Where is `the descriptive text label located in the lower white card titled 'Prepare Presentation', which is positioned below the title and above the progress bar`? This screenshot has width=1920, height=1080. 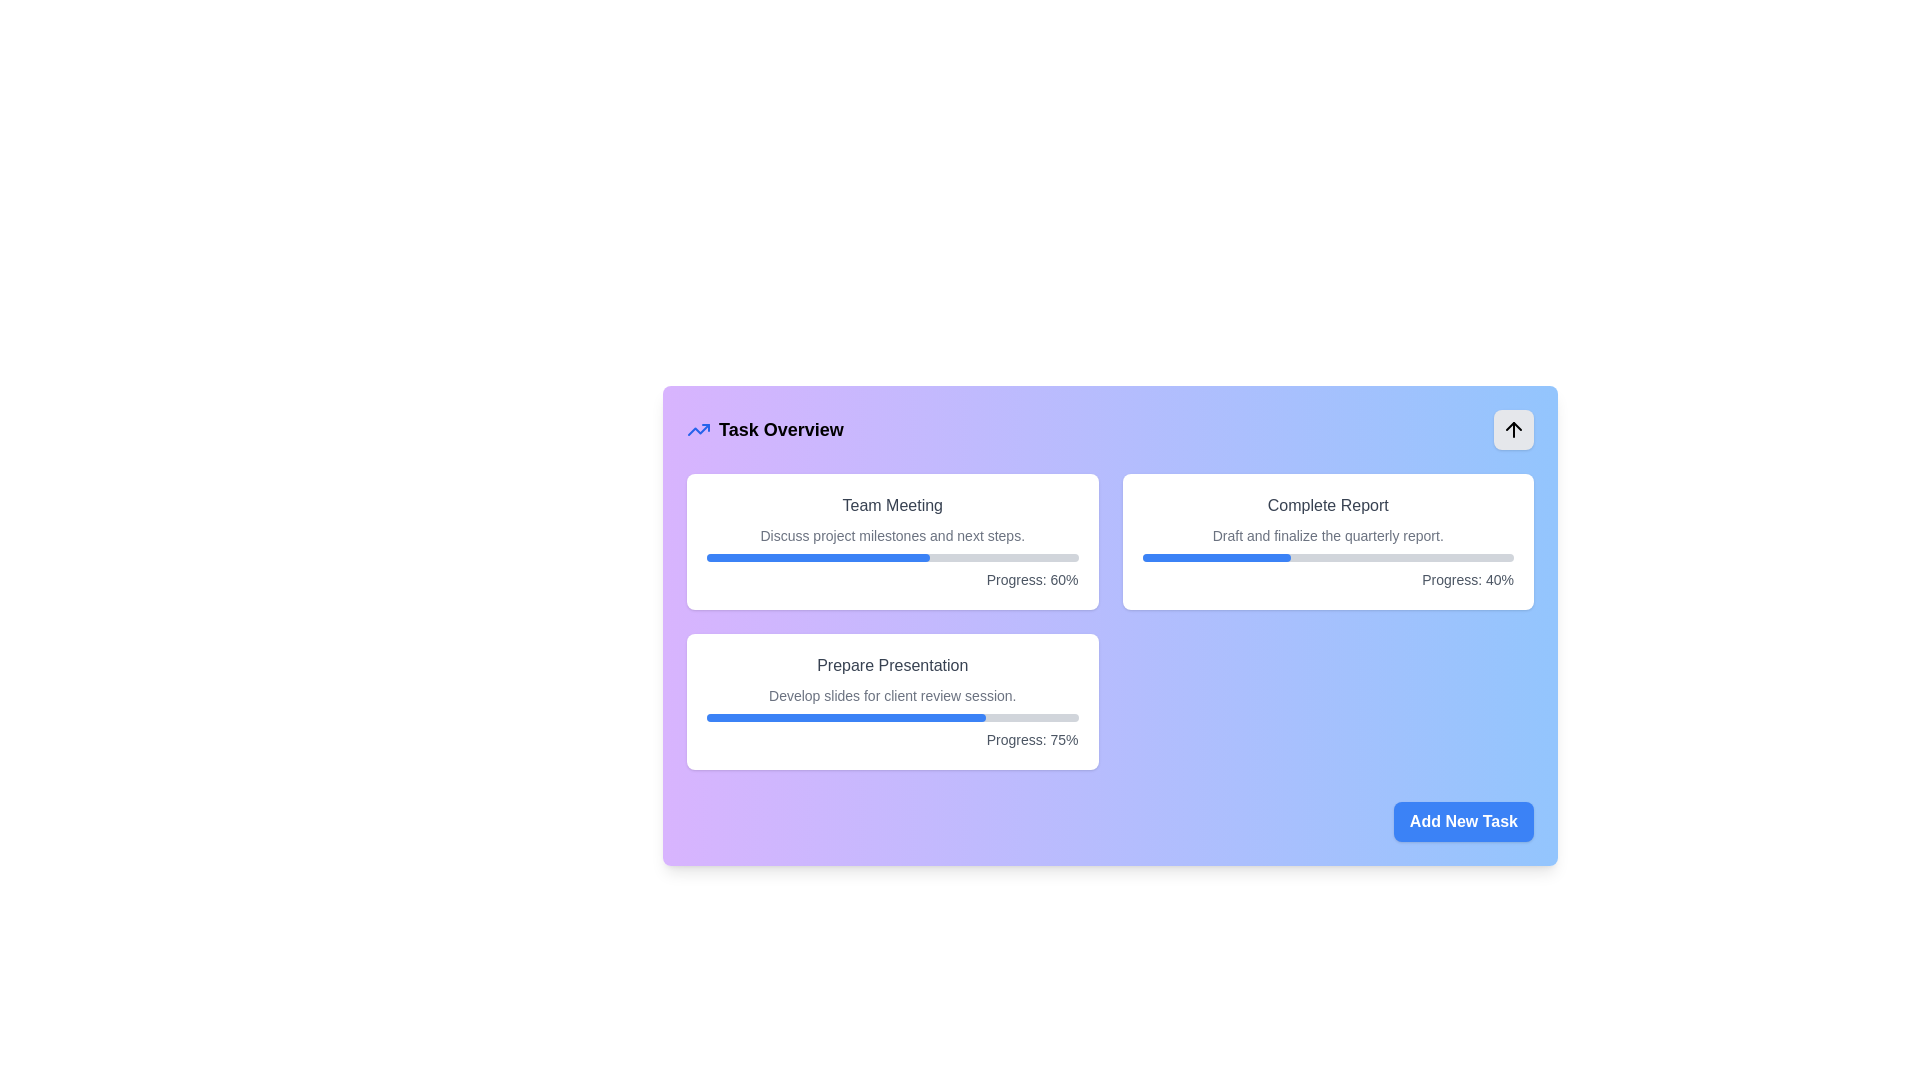
the descriptive text label located in the lower white card titled 'Prepare Presentation', which is positioned below the title and above the progress bar is located at coordinates (891, 694).